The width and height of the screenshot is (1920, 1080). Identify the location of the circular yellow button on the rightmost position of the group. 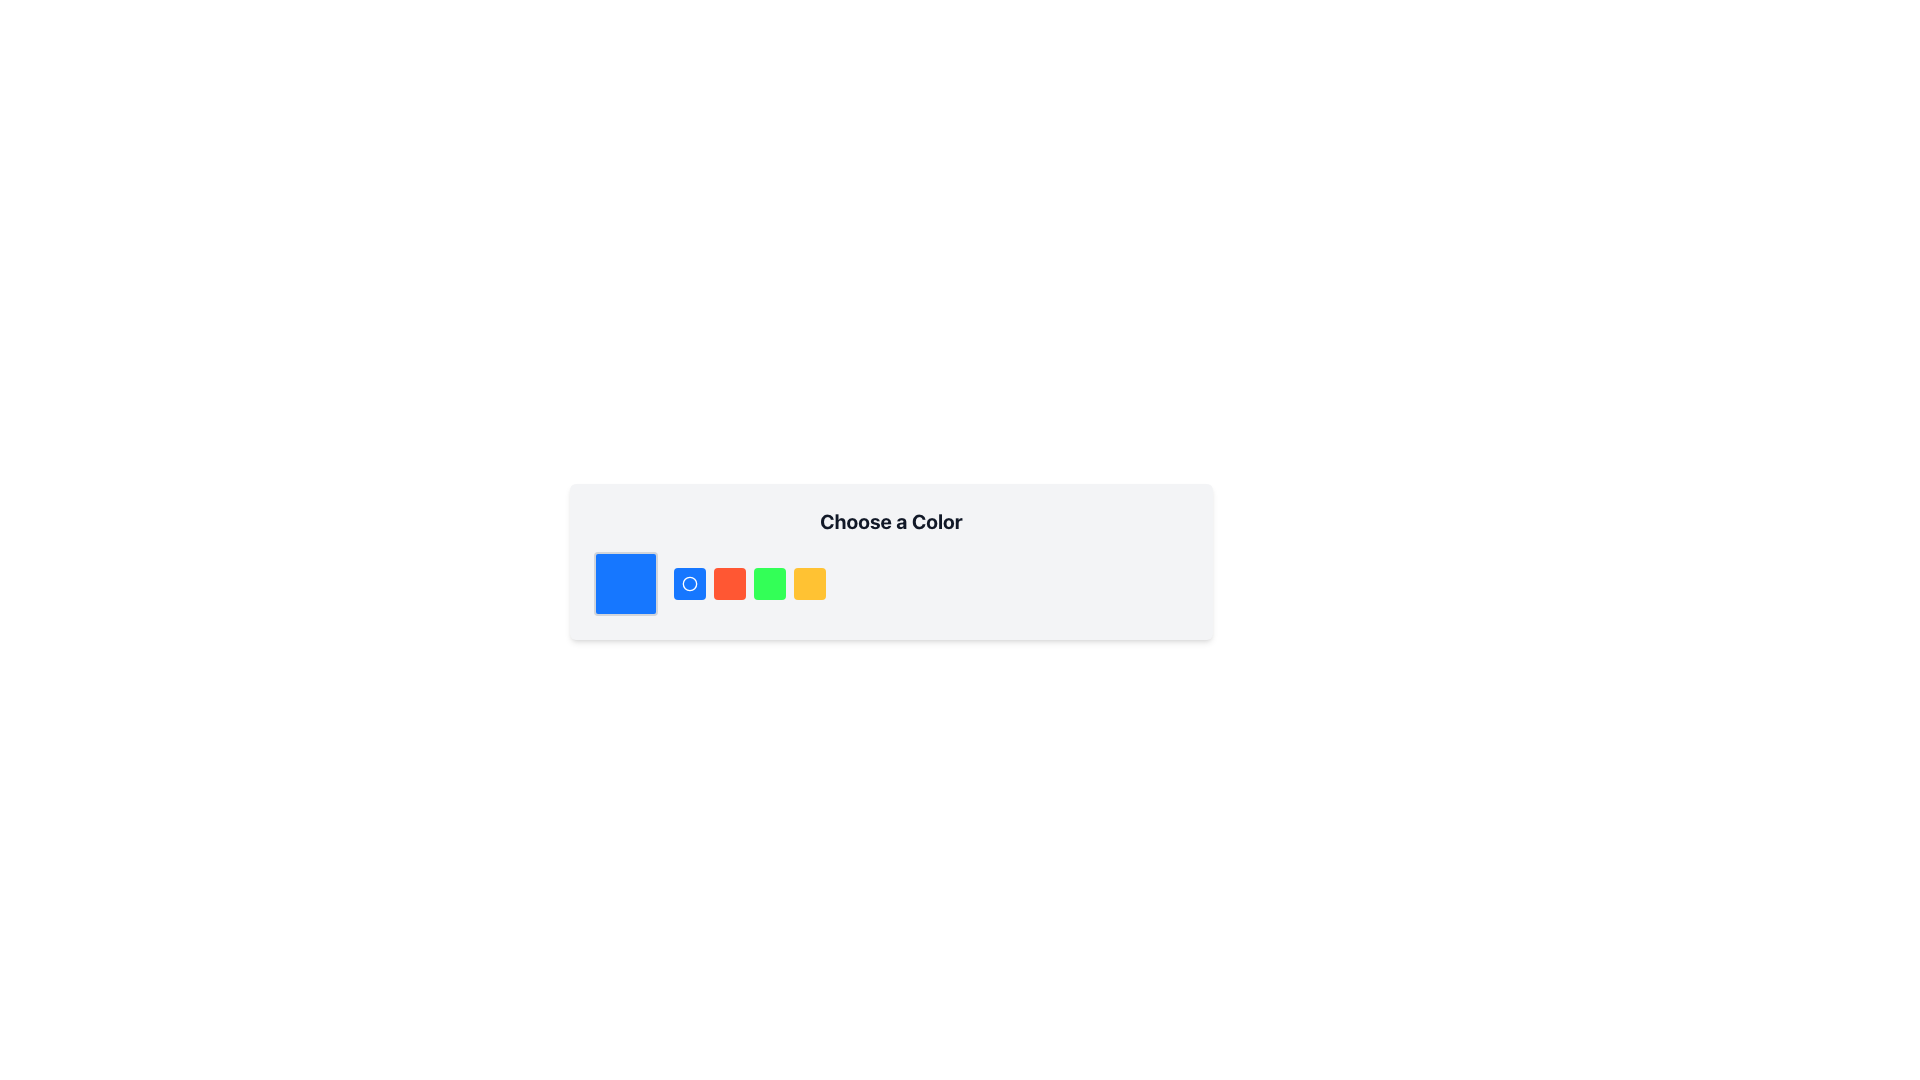
(810, 583).